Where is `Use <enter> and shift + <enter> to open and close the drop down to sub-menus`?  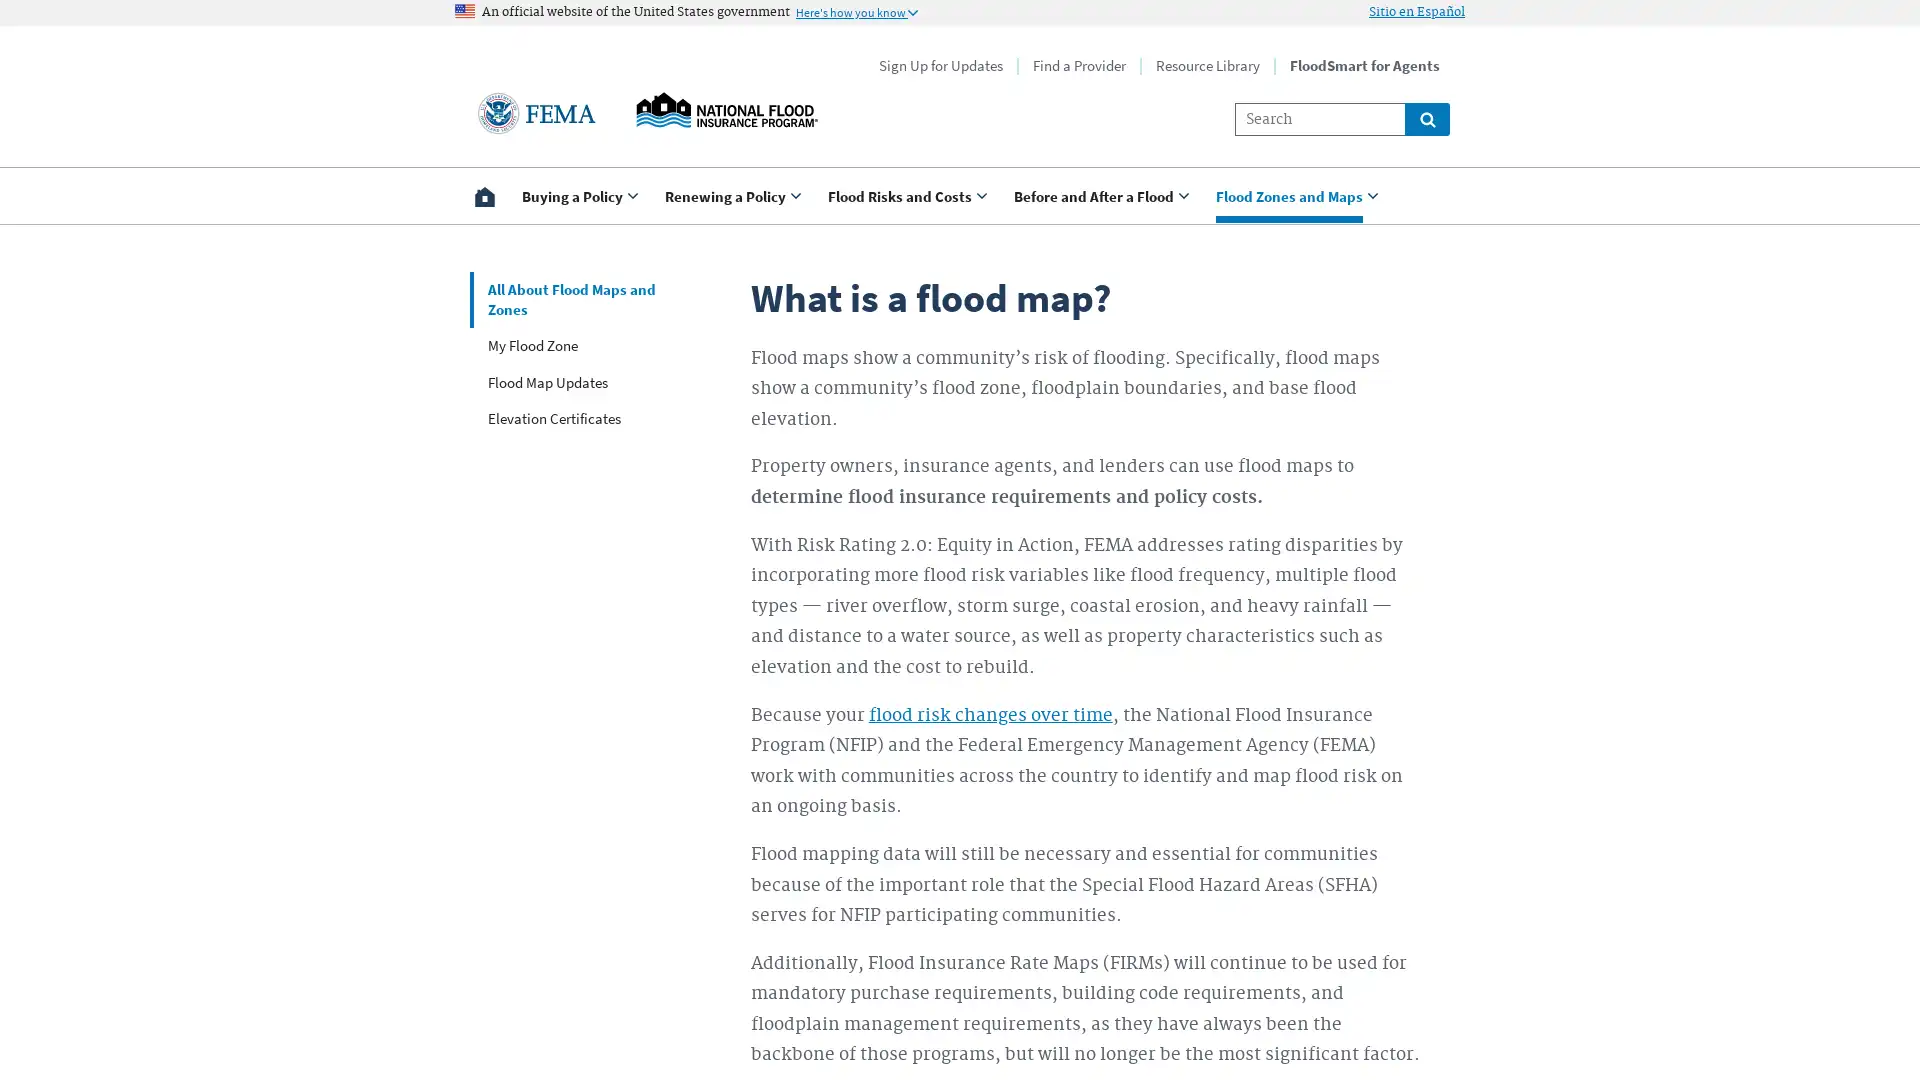
Use <enter> and shift + <enter> to open and close the drop down to sub-menus is located at coordinates (1300, 195).